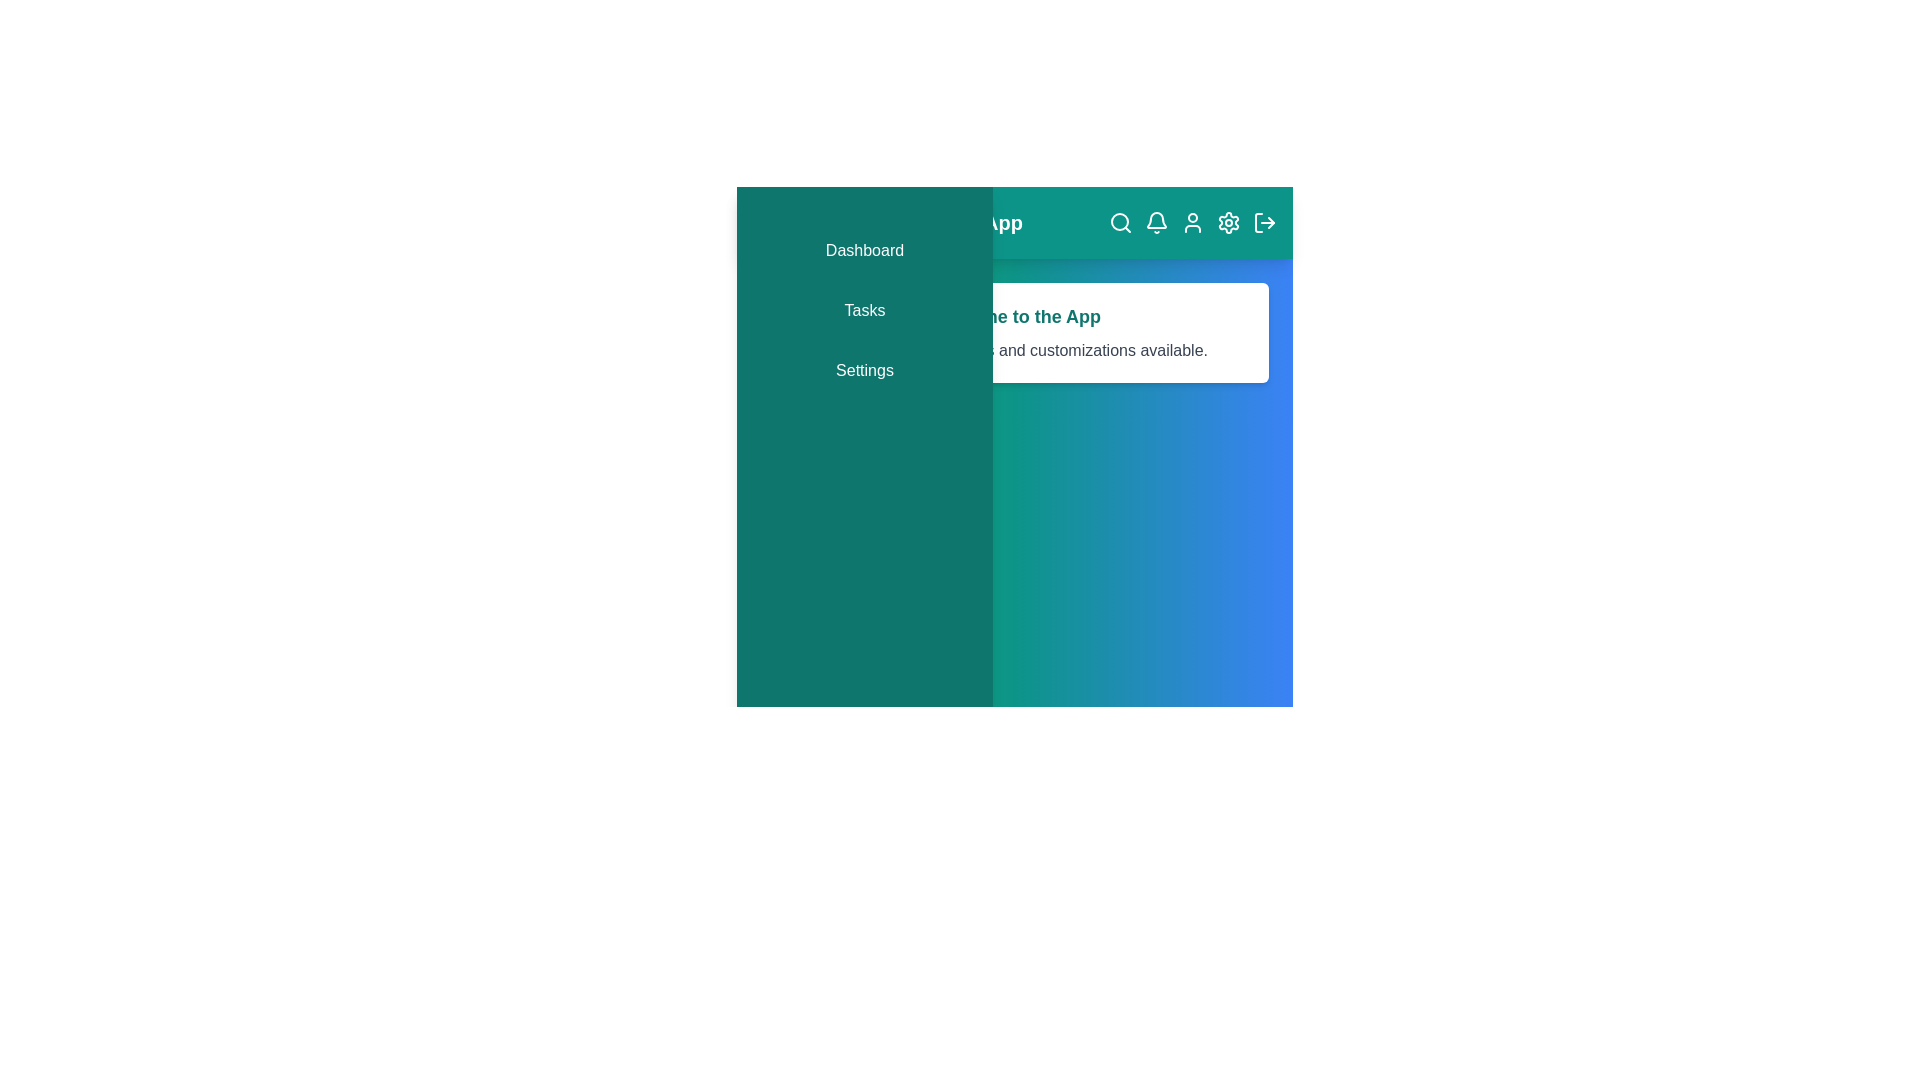  Describe the element at coordinates (864, 249) in the screenshot. I see `the 'Dashboard' menu item to navigate to the Dashboard` at that location.